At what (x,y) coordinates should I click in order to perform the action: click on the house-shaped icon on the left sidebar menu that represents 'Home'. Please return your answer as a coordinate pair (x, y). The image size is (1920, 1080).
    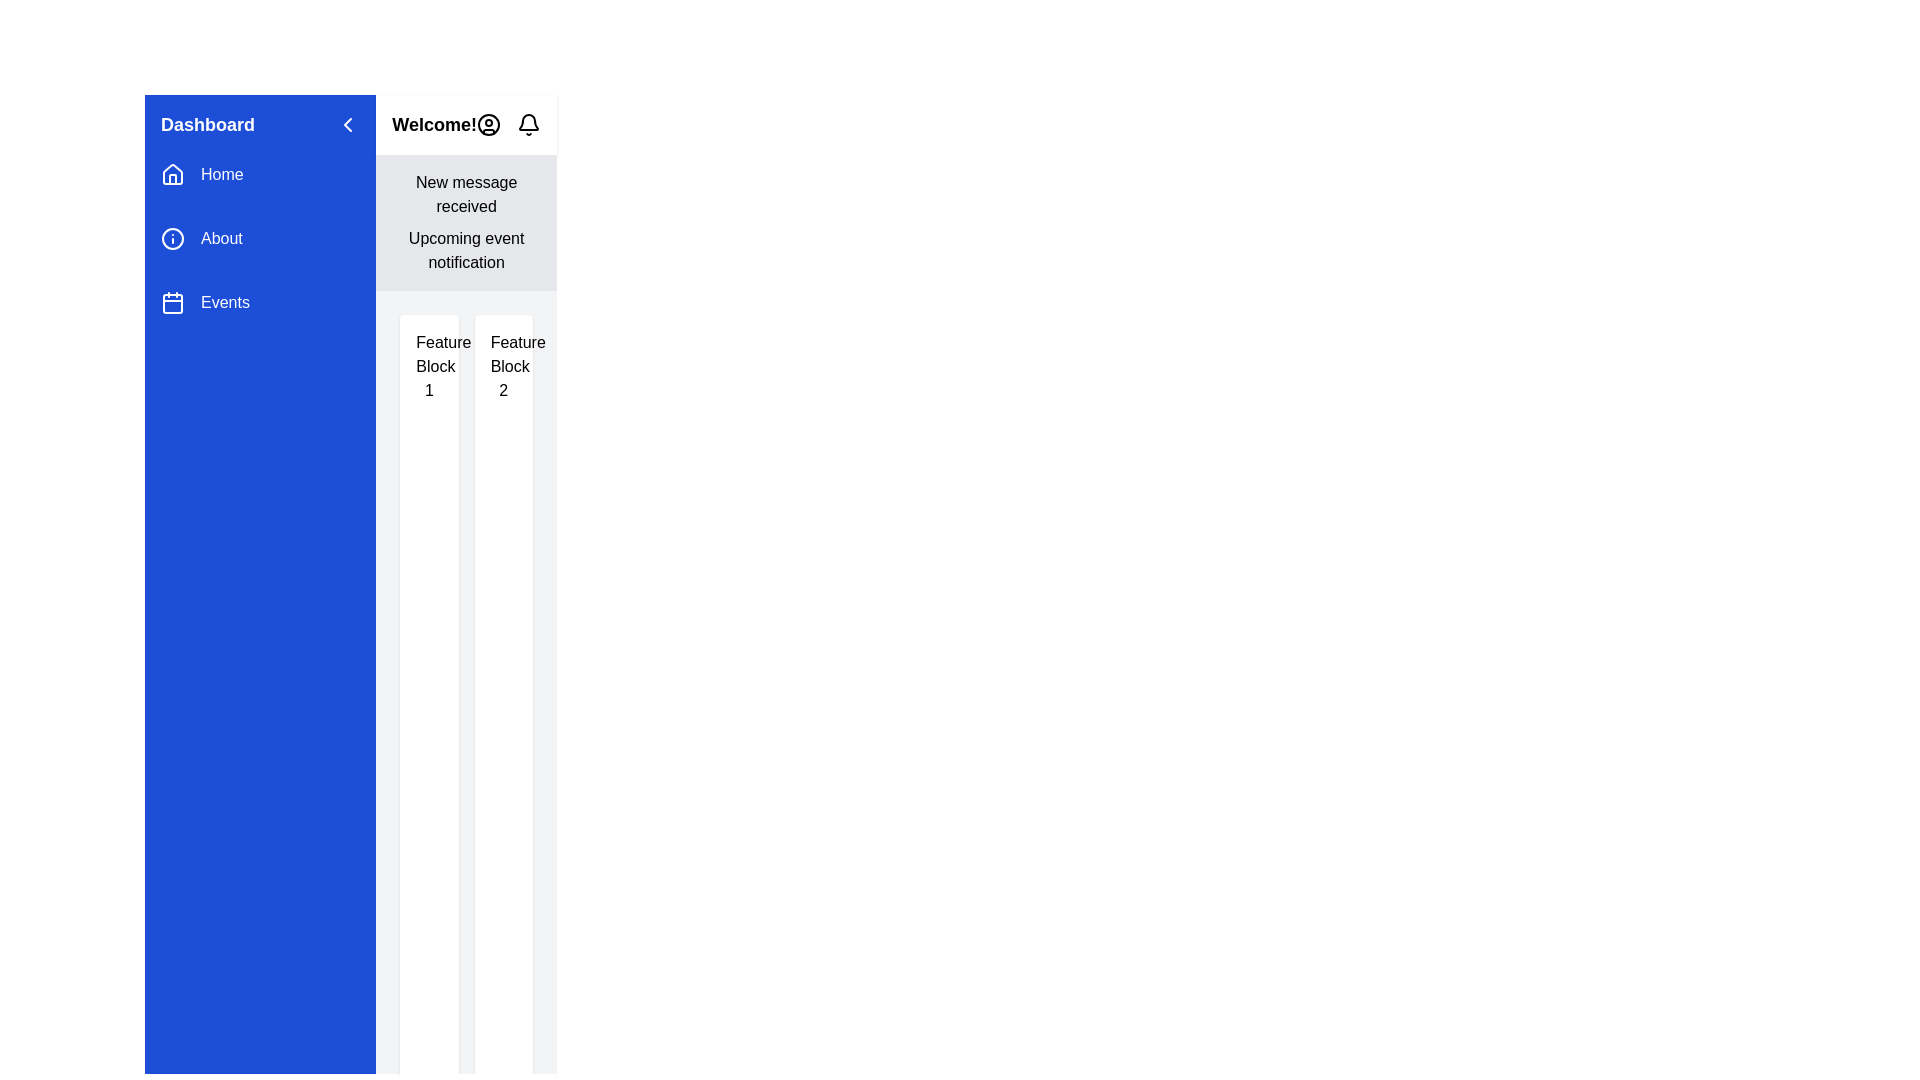
    Looking at the image, I should click on (172, 173).